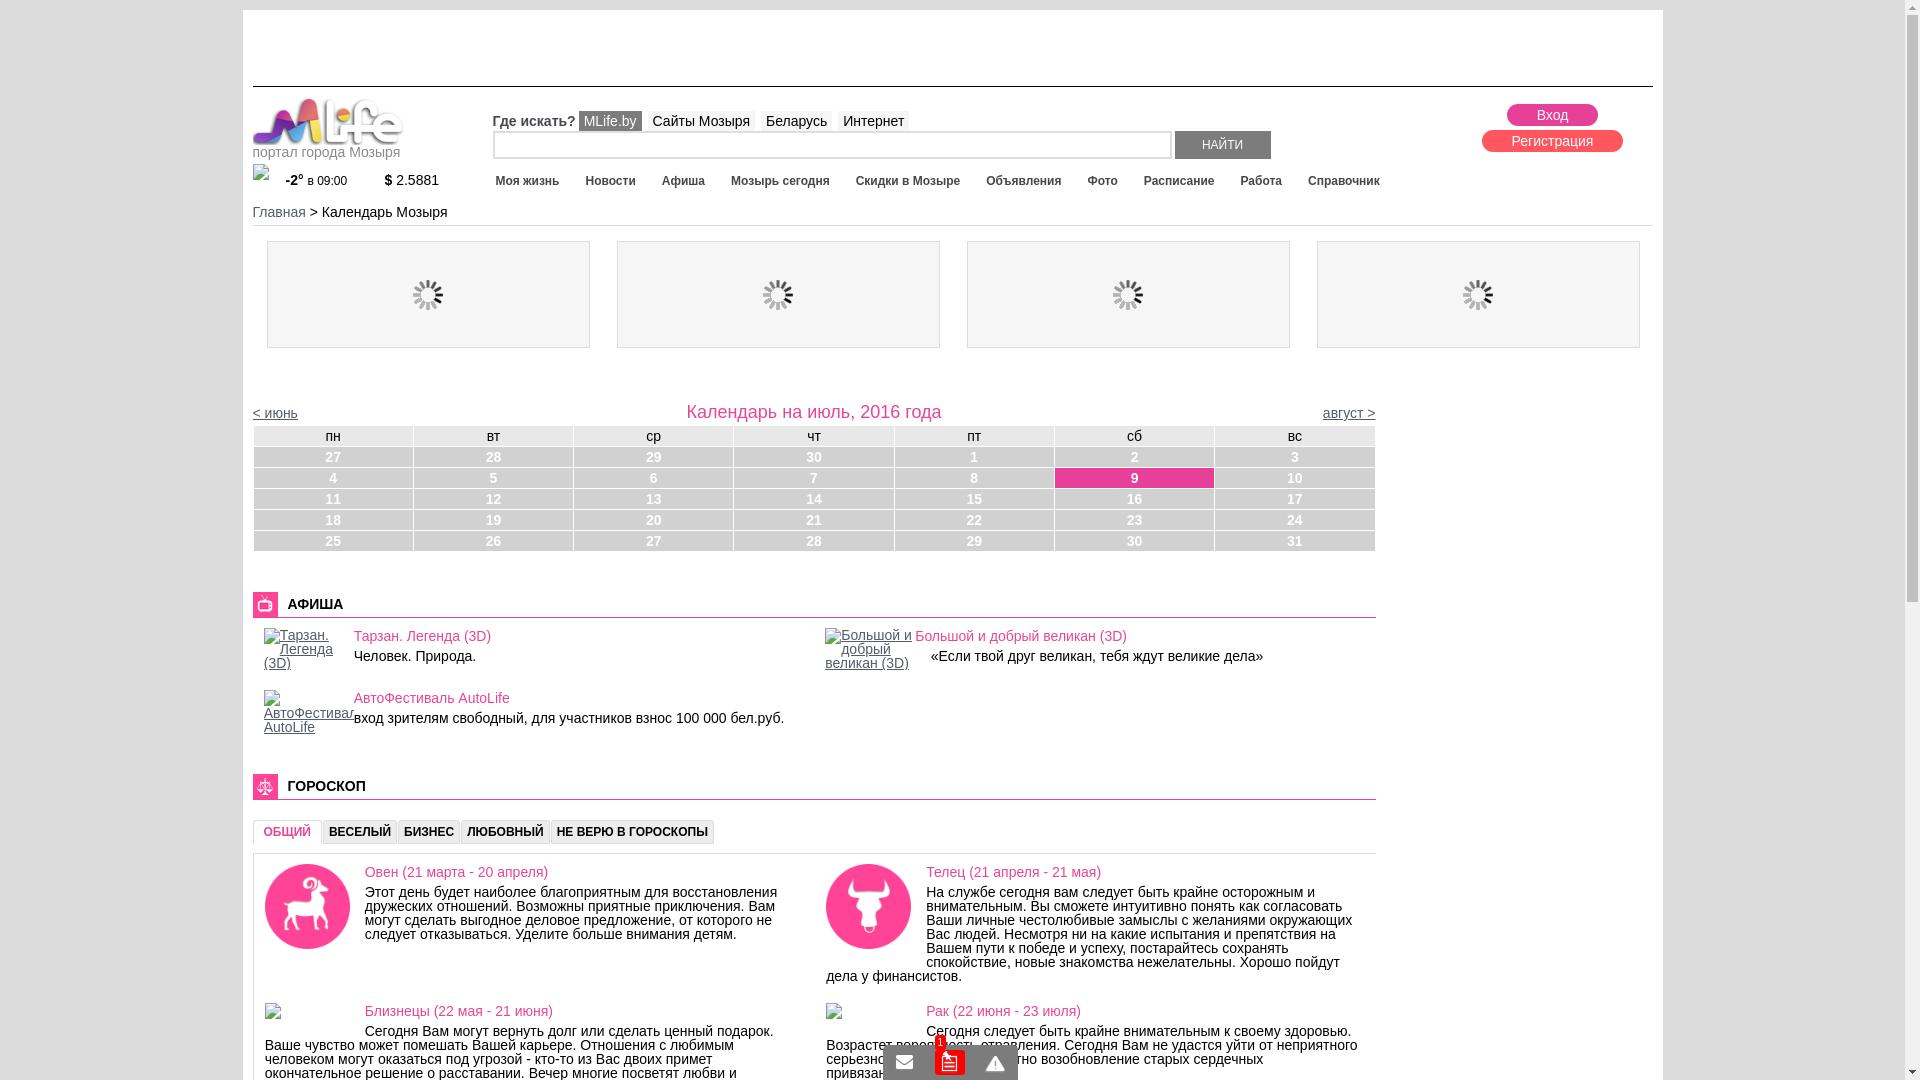 The width and height of the screenshot is (1920, 1080). Describe the element at coordinates (1134, 456) in the screenshot. I see `'2'` at that location.